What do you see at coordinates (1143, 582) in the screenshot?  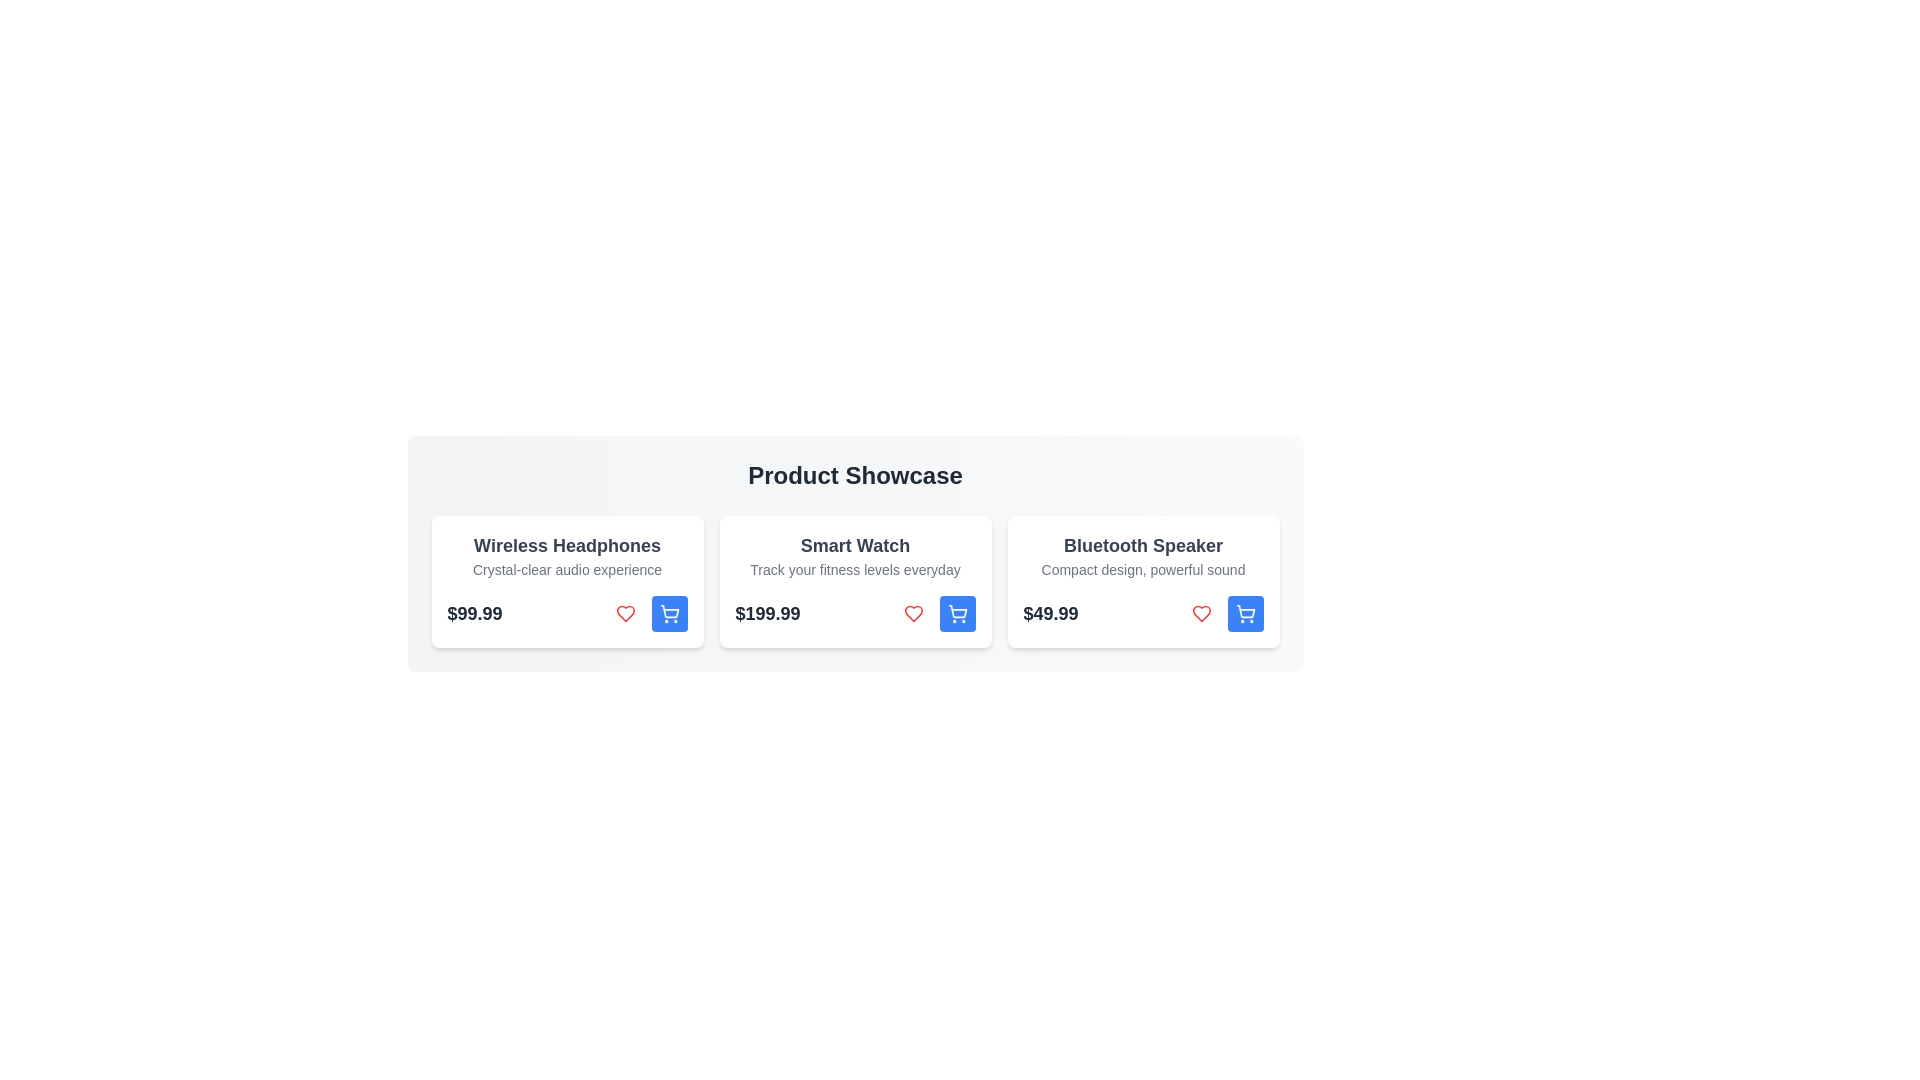 I see `the product card for Bluetooth Speaker to view its details` at bounding box center [1143, 582].